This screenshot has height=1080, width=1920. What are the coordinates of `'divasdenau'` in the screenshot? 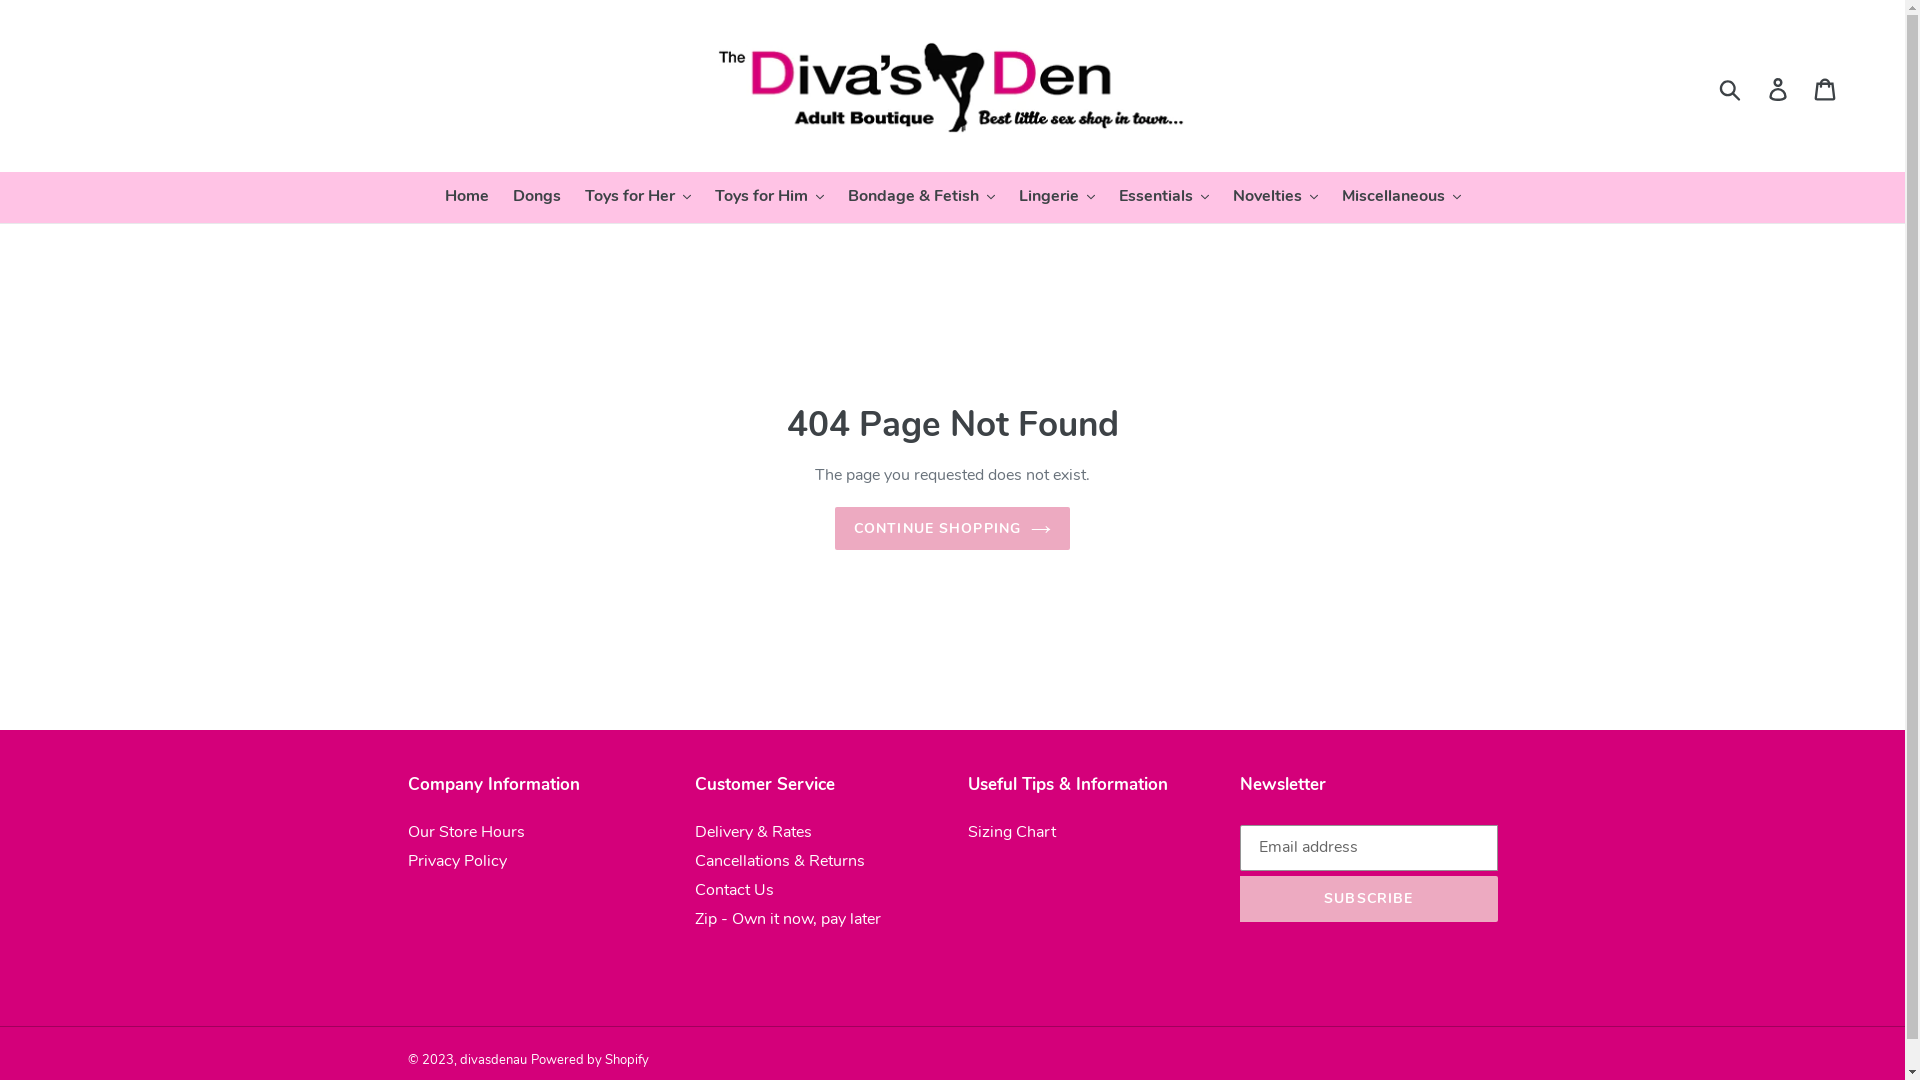 It's located at (493, 1059).